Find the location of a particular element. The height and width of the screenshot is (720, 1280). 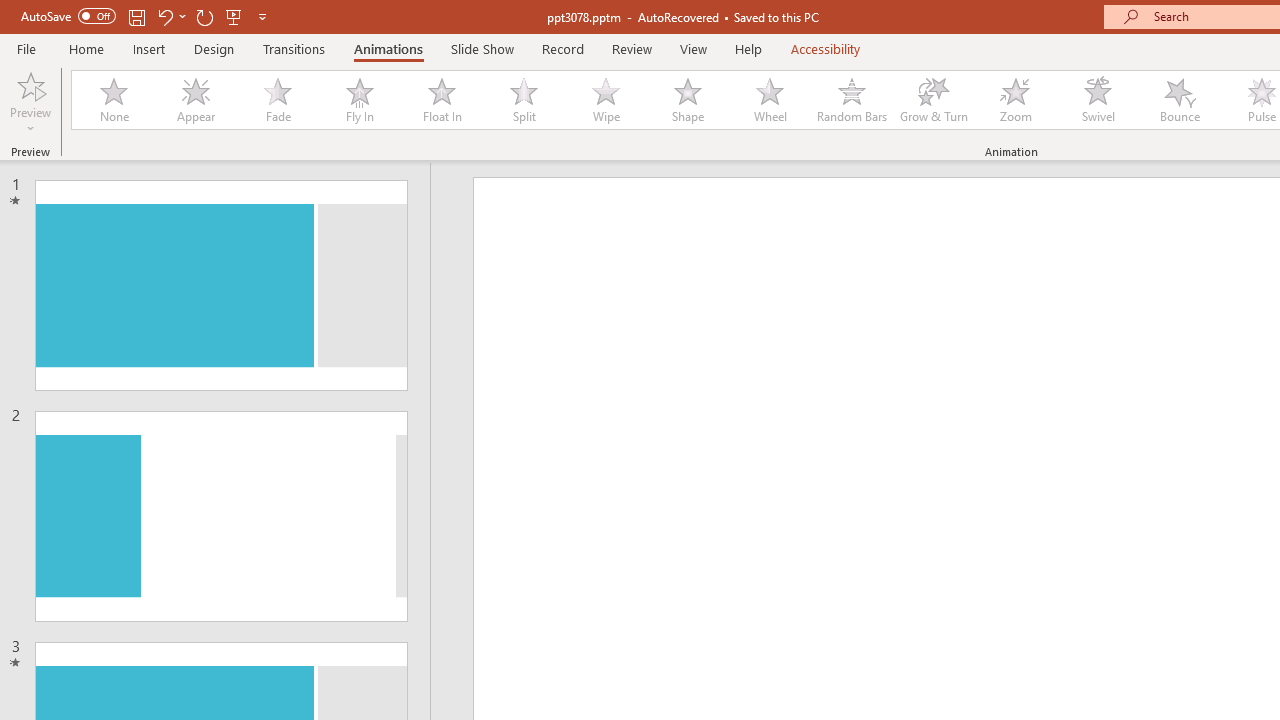

'Fade' is located at coordinates (276, 100).